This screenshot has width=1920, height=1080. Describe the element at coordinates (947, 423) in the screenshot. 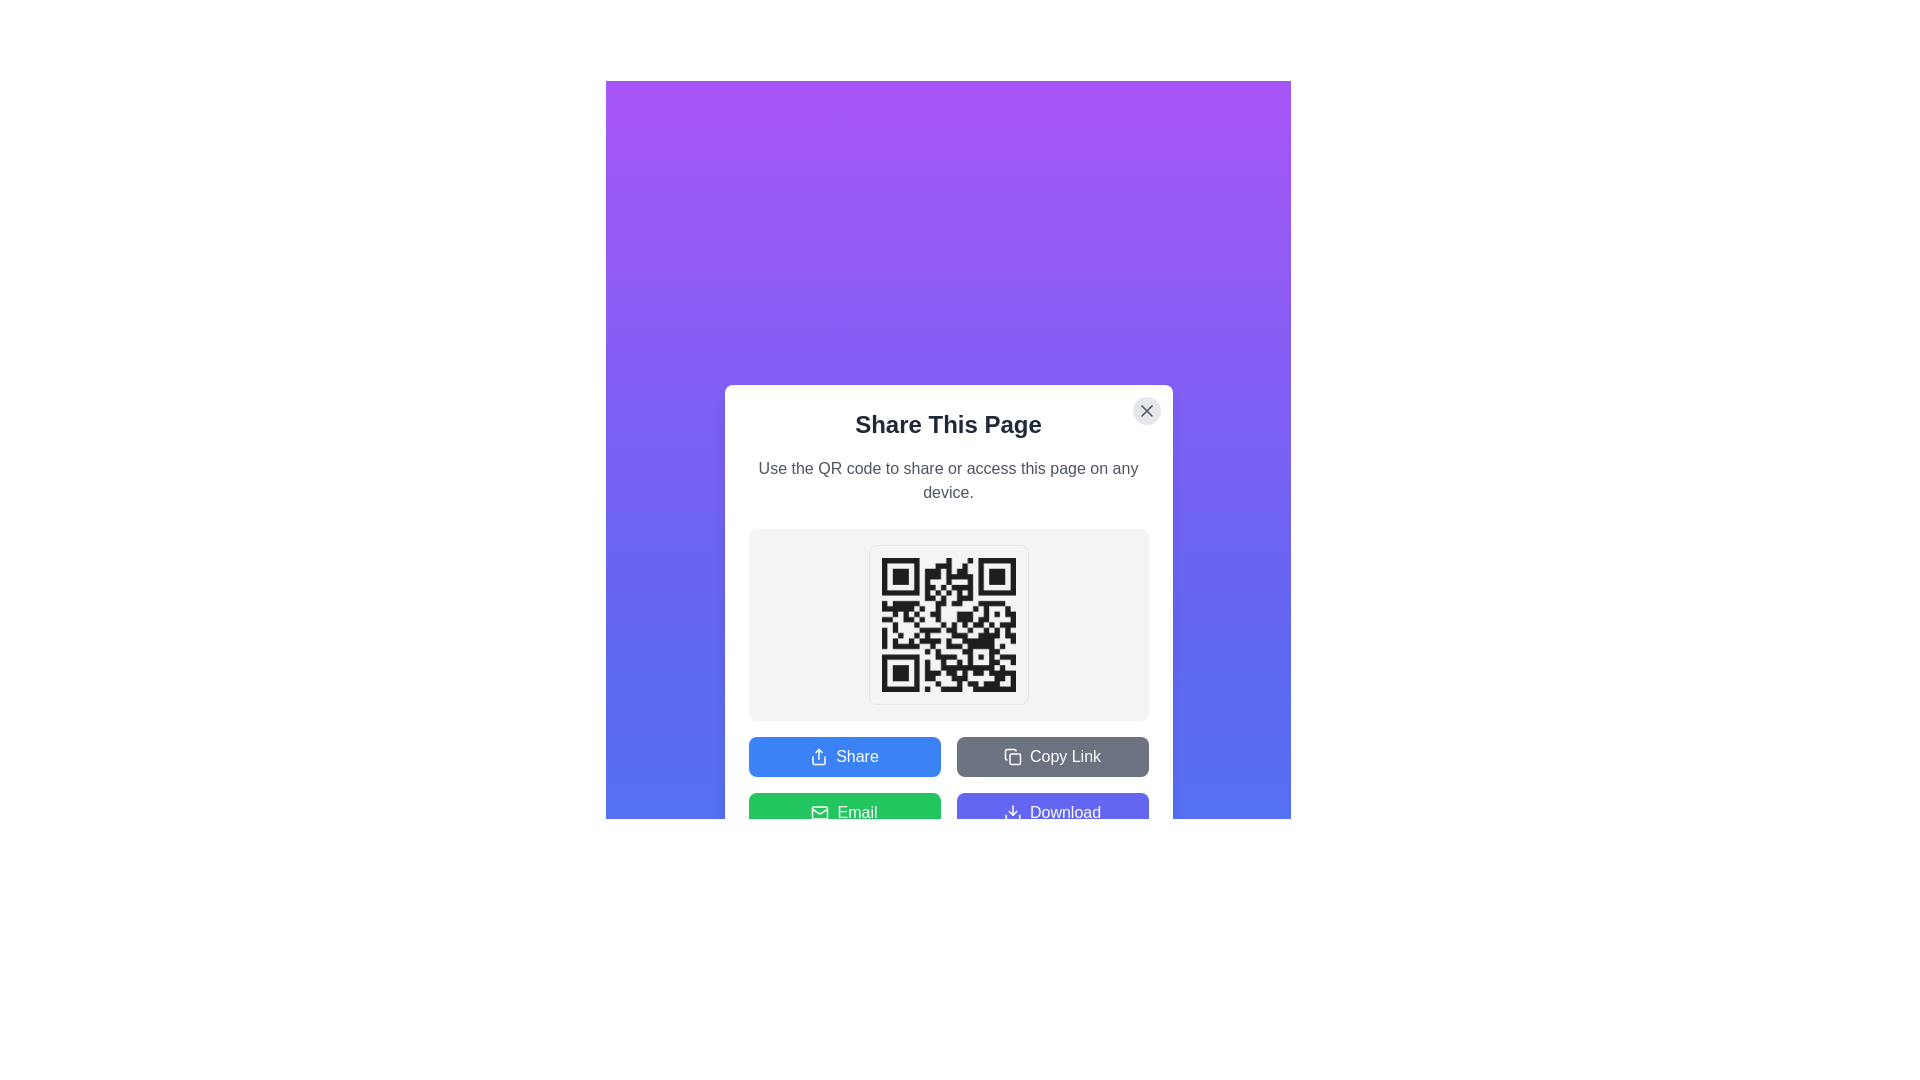

I see `the header text element that indicates the purpose of sharing the current page, located within the dialog box below the close button and above the descriptive text` at that location.